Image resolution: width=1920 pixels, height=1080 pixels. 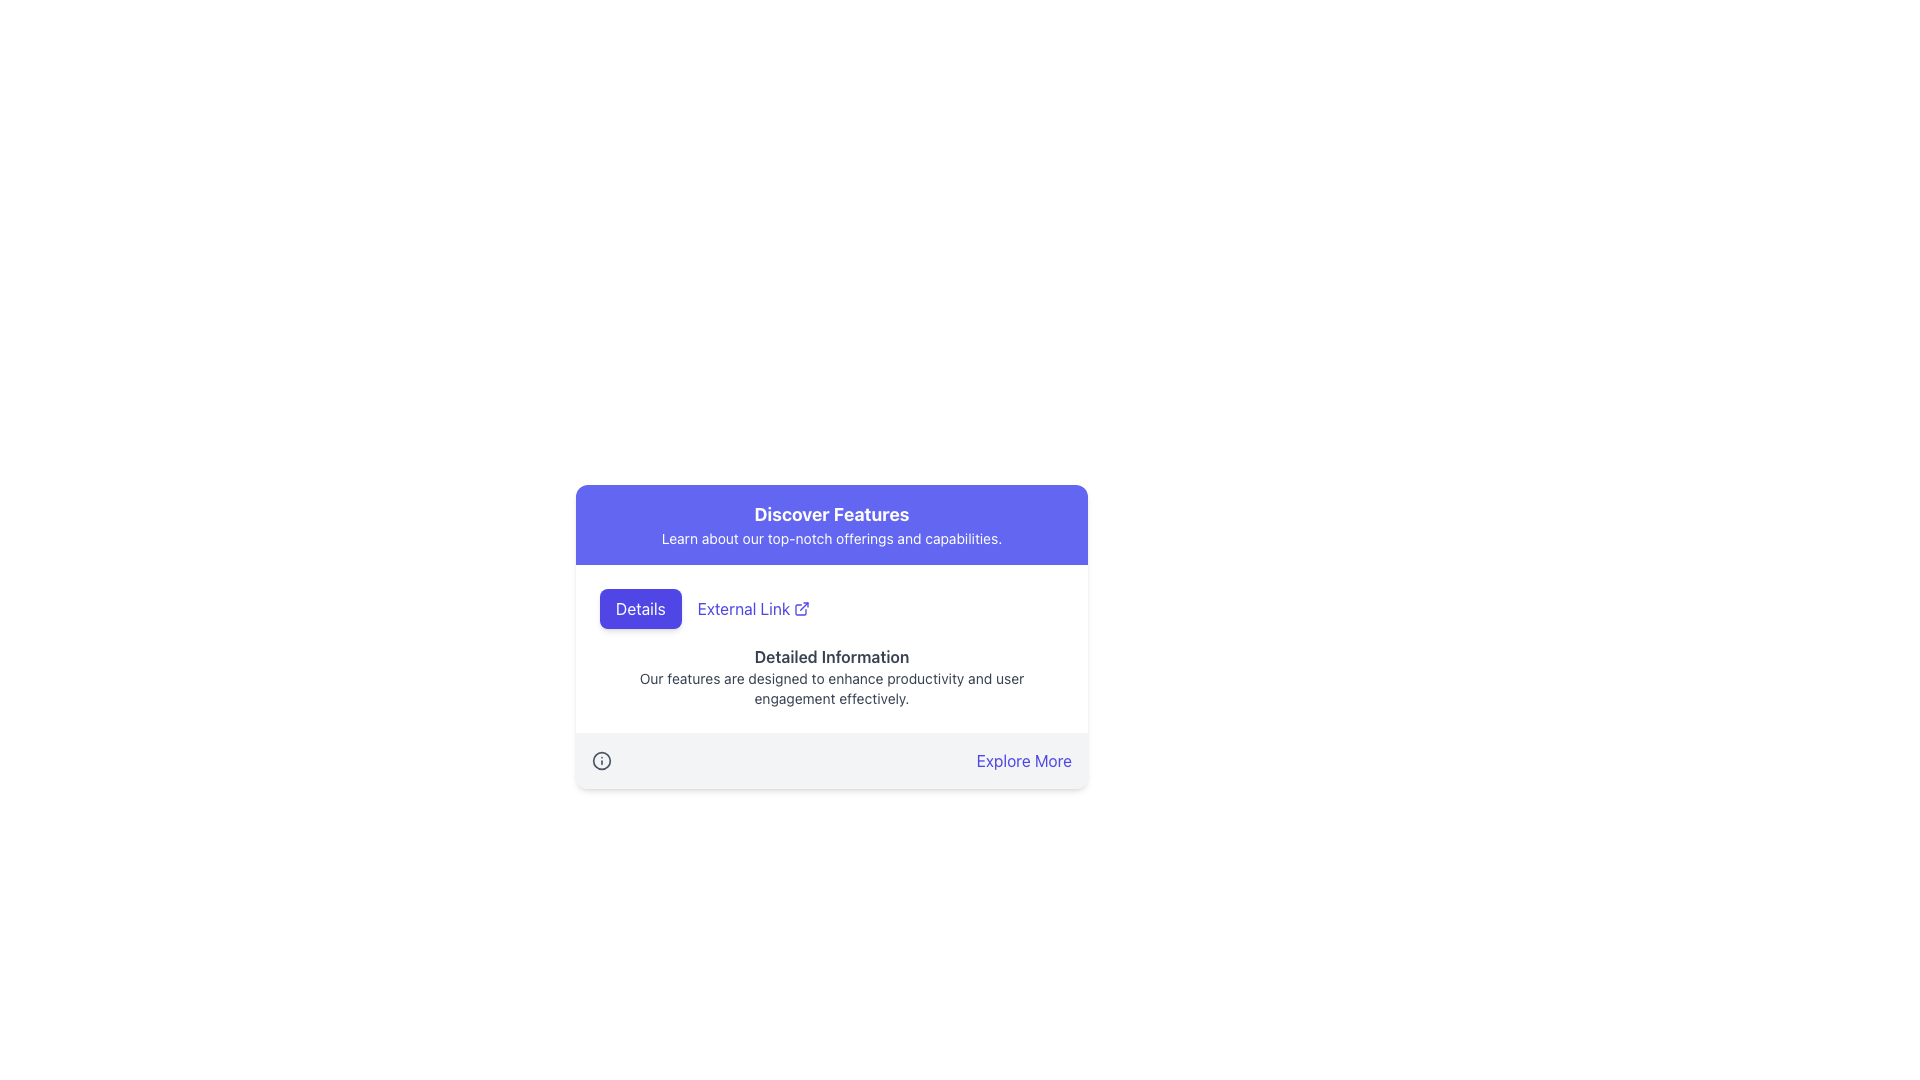 What do you see at coordinates (831, 523) in the screenshot?
I see `the Section Header with the title 'Discover Features' and descriptive text 'Learn about our top-notch offerings and capabilities' to scroll into view` at bounding box center [831, 523].